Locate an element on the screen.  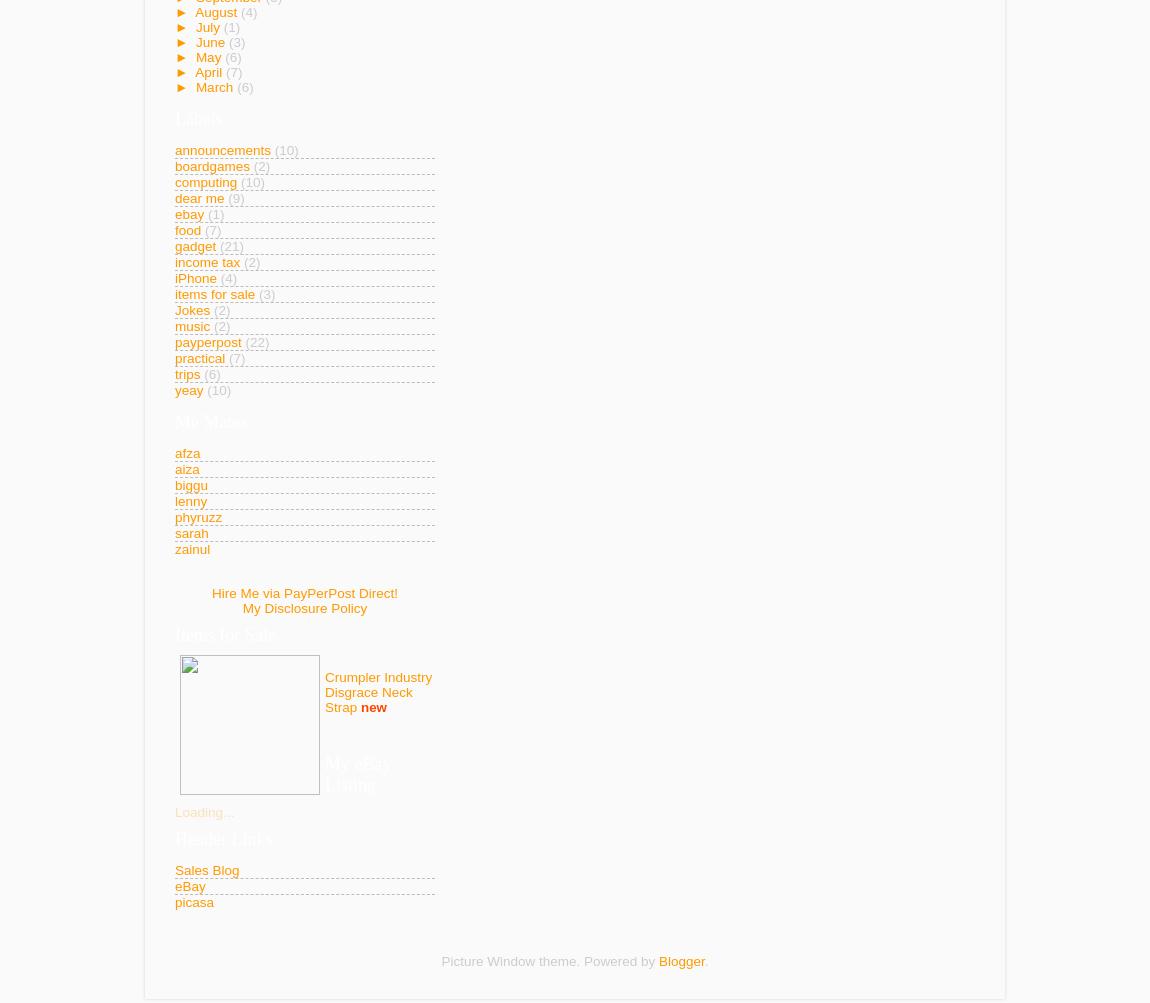
'Picture Window theme. Powered by' is located at coordinates (550, 959).